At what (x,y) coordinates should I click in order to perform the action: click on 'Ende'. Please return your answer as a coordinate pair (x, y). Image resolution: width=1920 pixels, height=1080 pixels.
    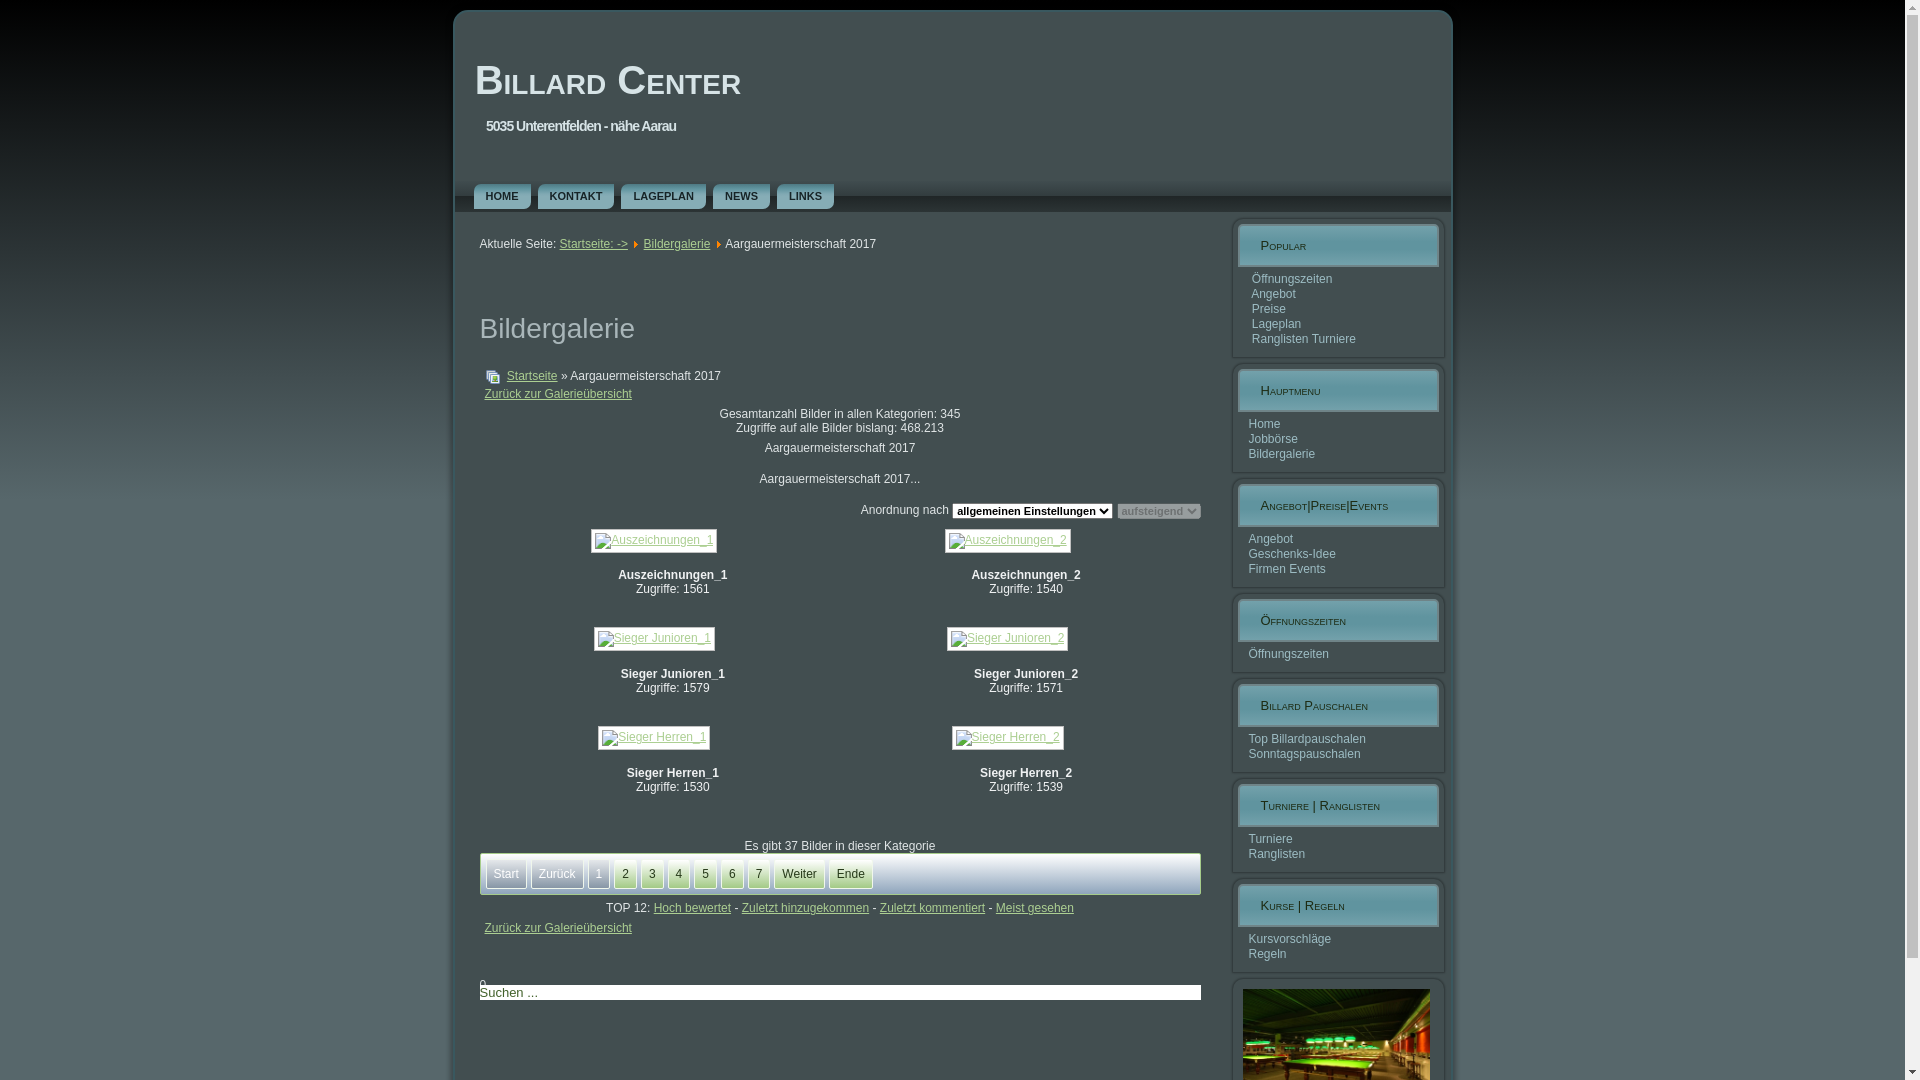
    Looking at the image, I should click on (850, 873).